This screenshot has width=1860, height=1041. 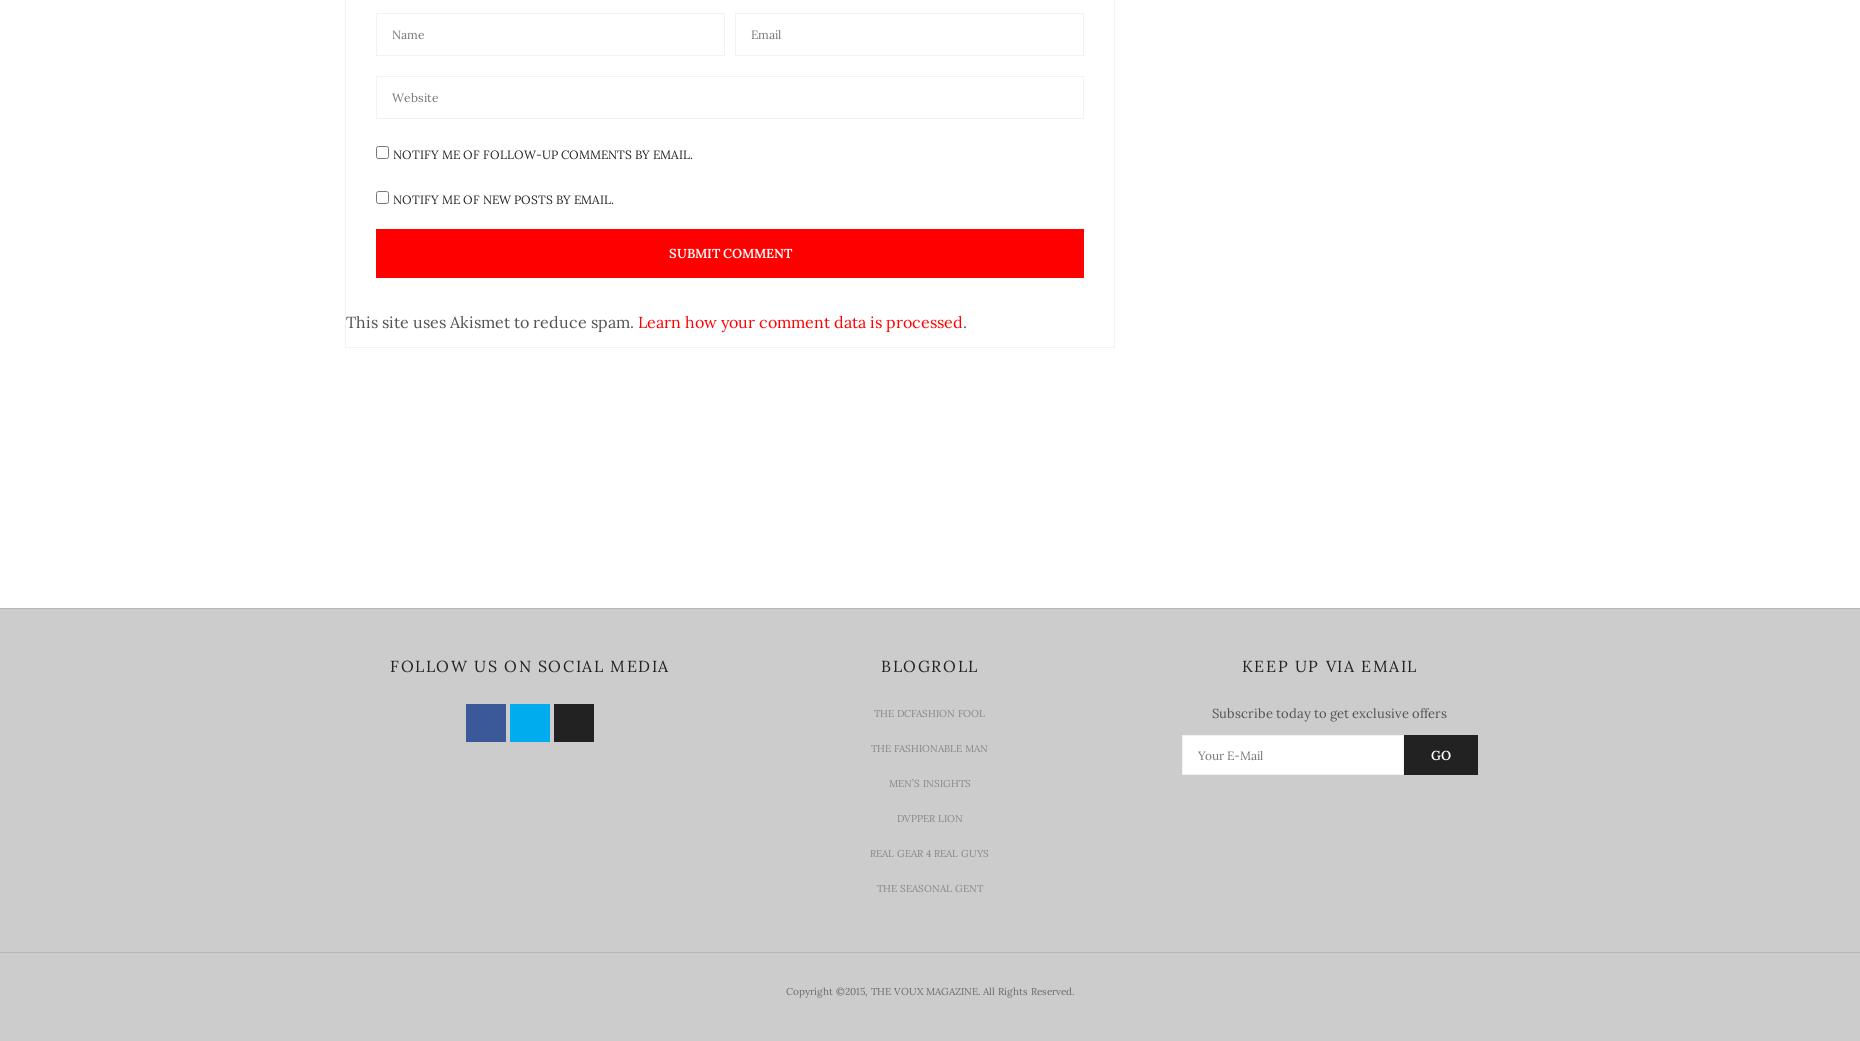 I want to click on 'The Fashionable Man', so click(x=929, y=748).